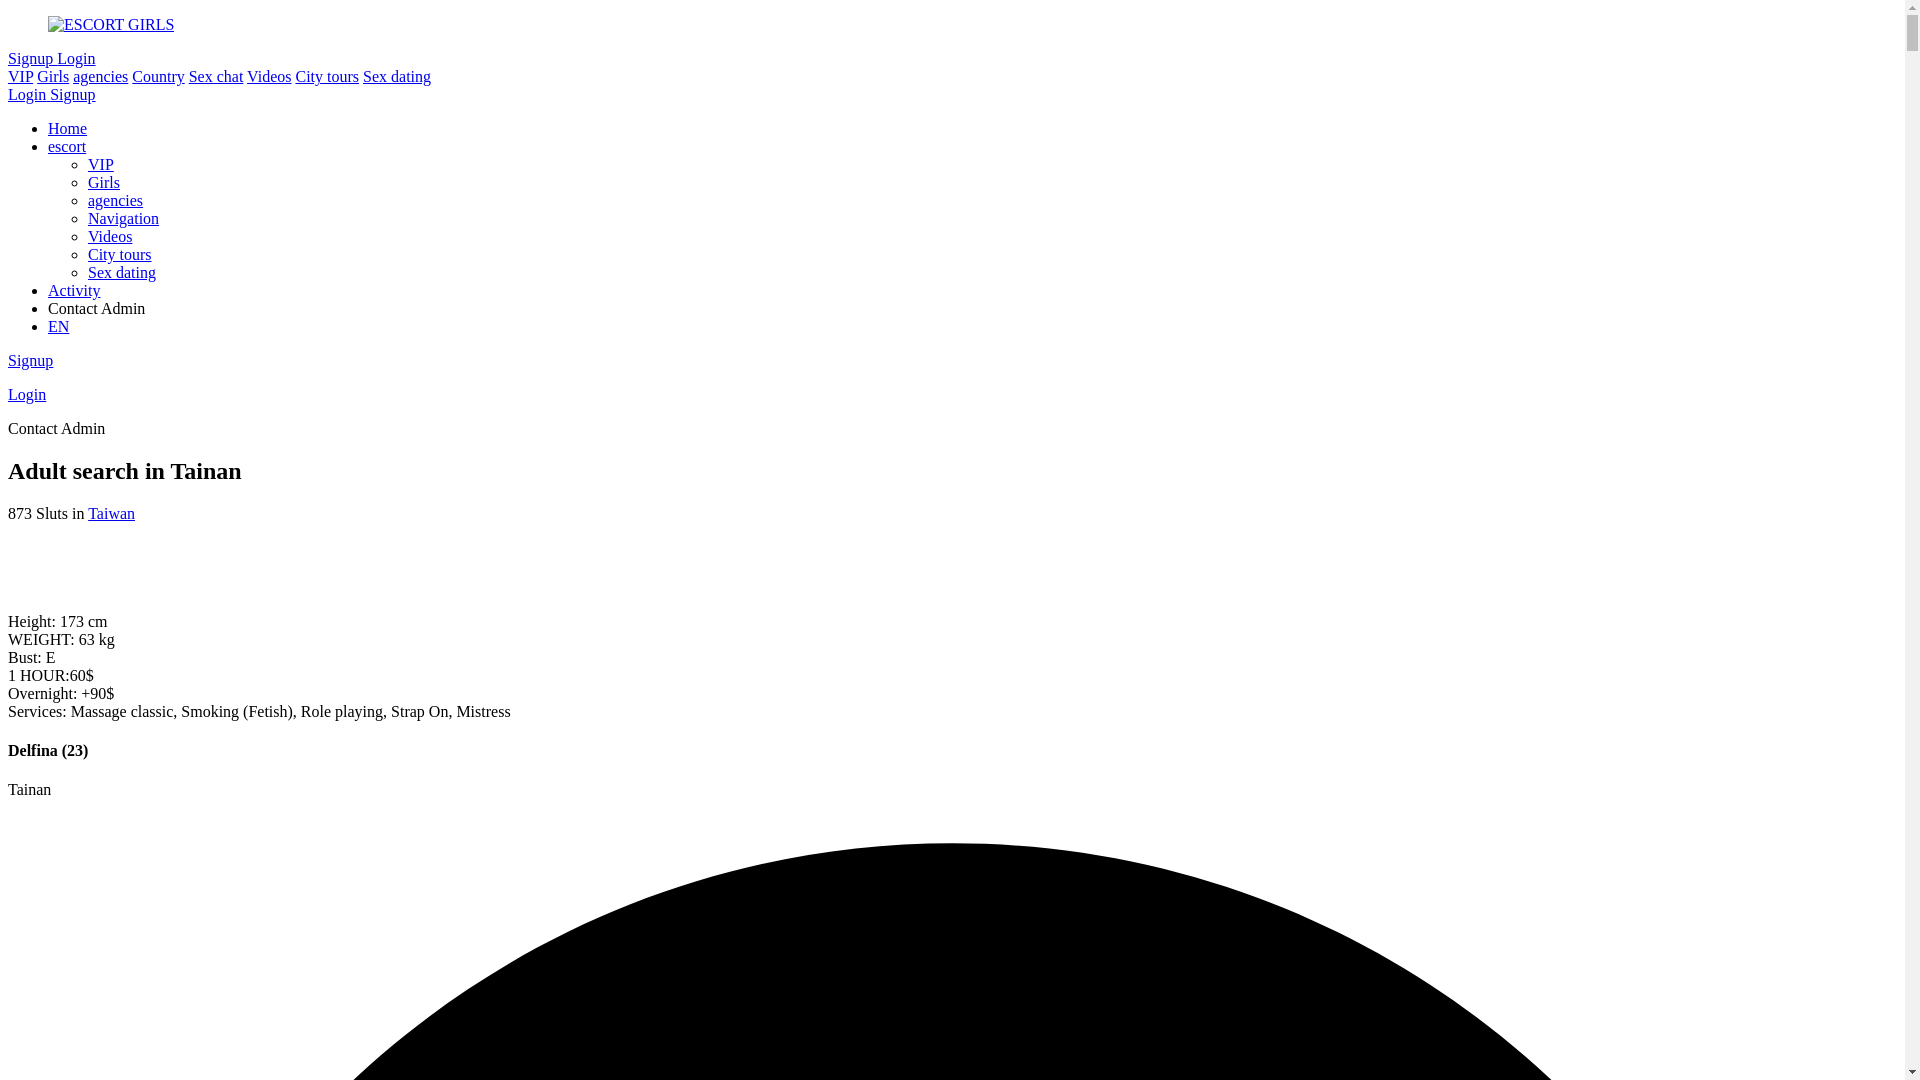 The image size is (1920, 1080). I want to click on 'Videos', so click(109, 235).